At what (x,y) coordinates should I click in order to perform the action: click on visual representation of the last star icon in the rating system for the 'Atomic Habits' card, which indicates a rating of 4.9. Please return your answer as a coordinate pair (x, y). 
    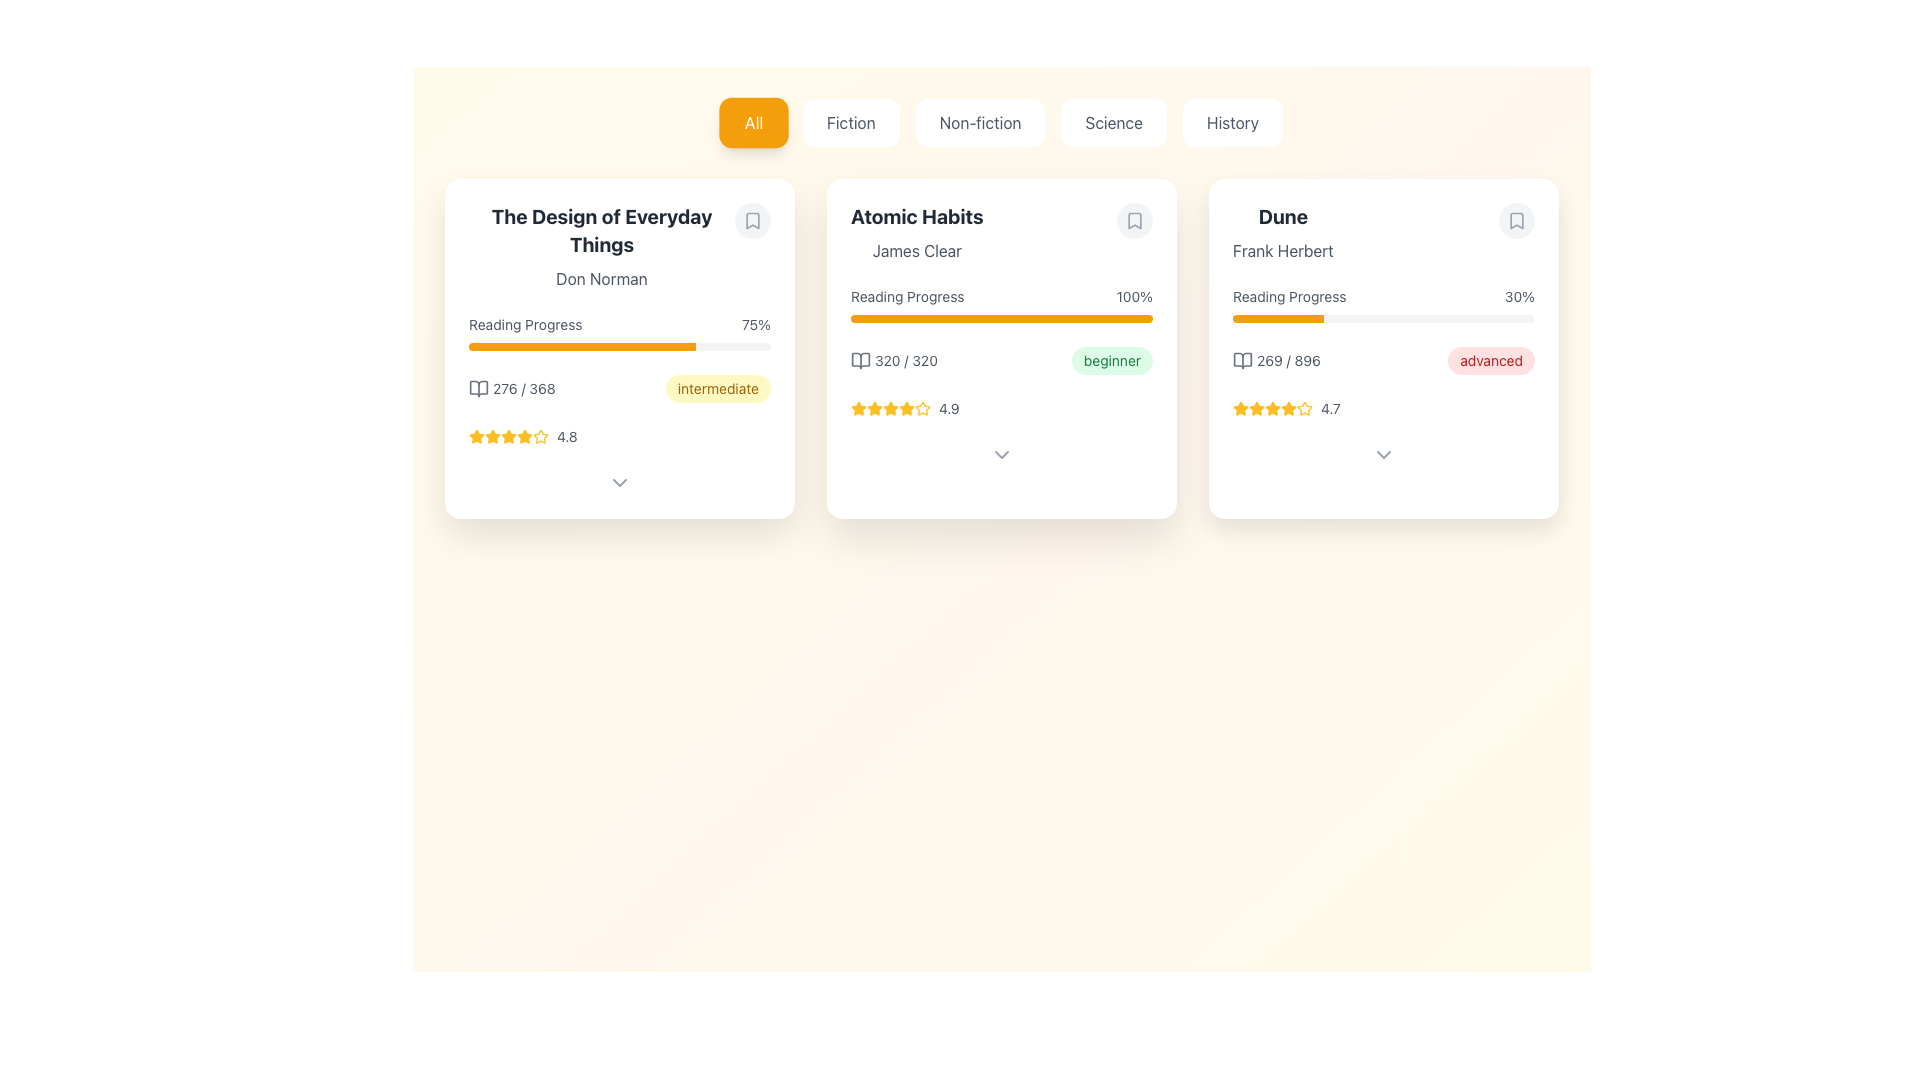
    Looking at the image, I should click on (921, 407).